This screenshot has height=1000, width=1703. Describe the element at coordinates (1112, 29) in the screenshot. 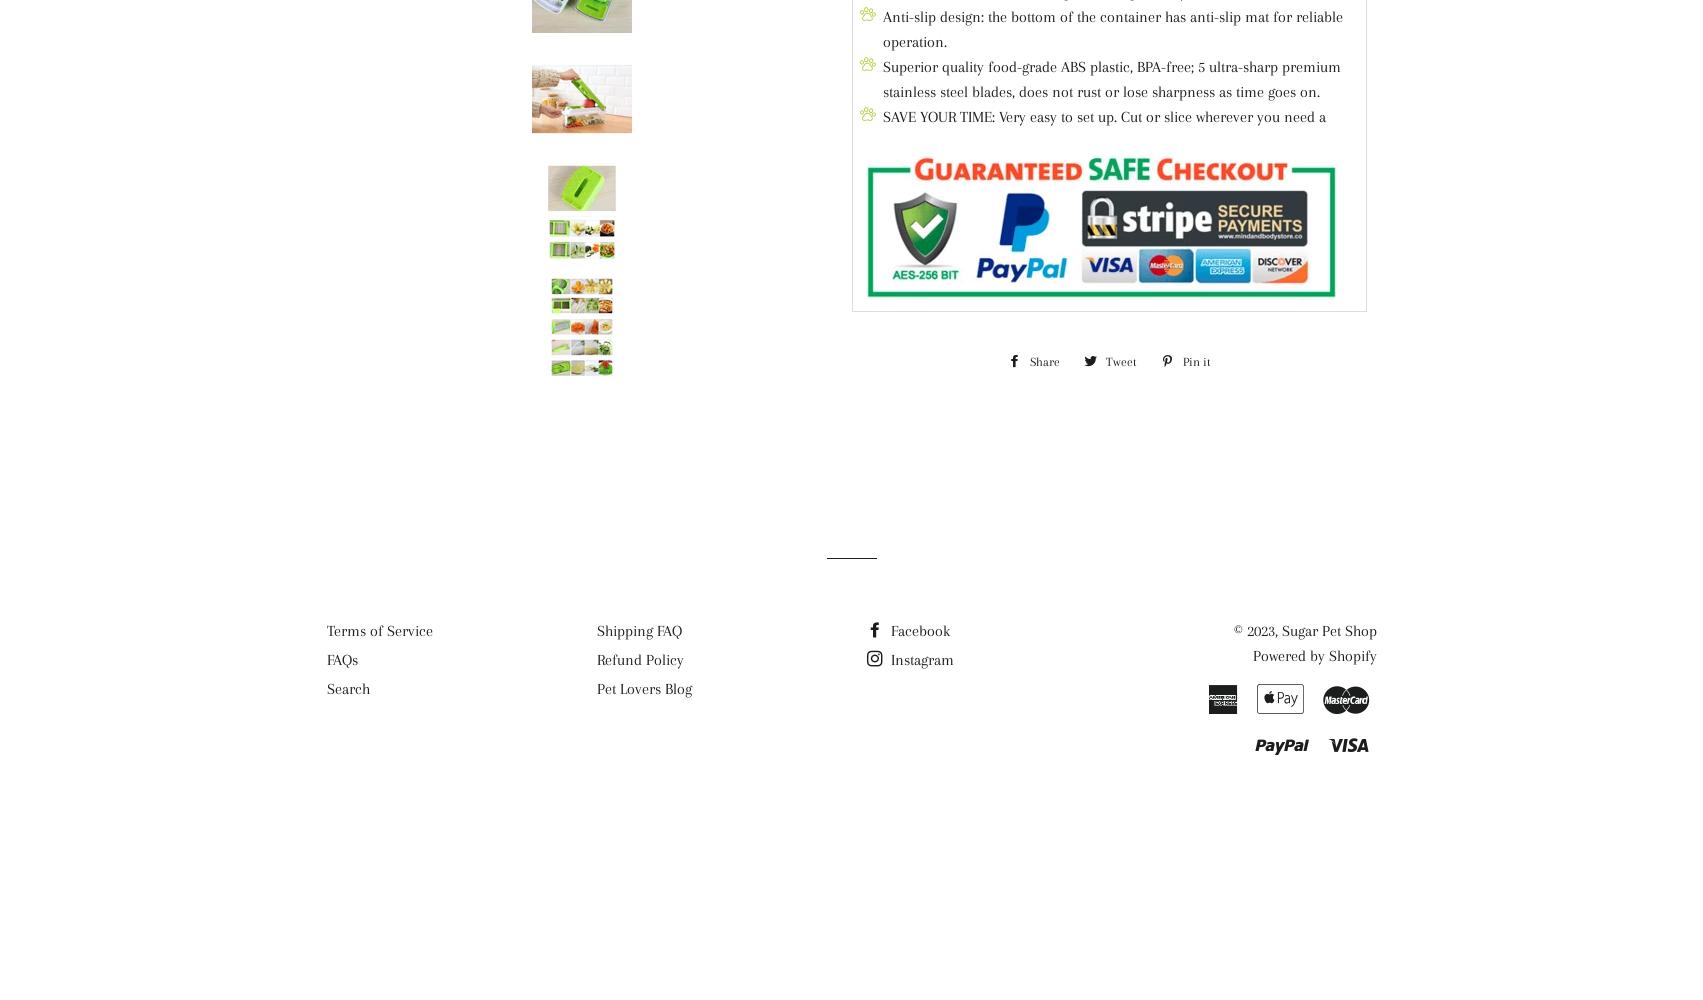

I see `'Anti-slip design: the bottom of the container has anti-slip mat for reliable operation.'` at that location.